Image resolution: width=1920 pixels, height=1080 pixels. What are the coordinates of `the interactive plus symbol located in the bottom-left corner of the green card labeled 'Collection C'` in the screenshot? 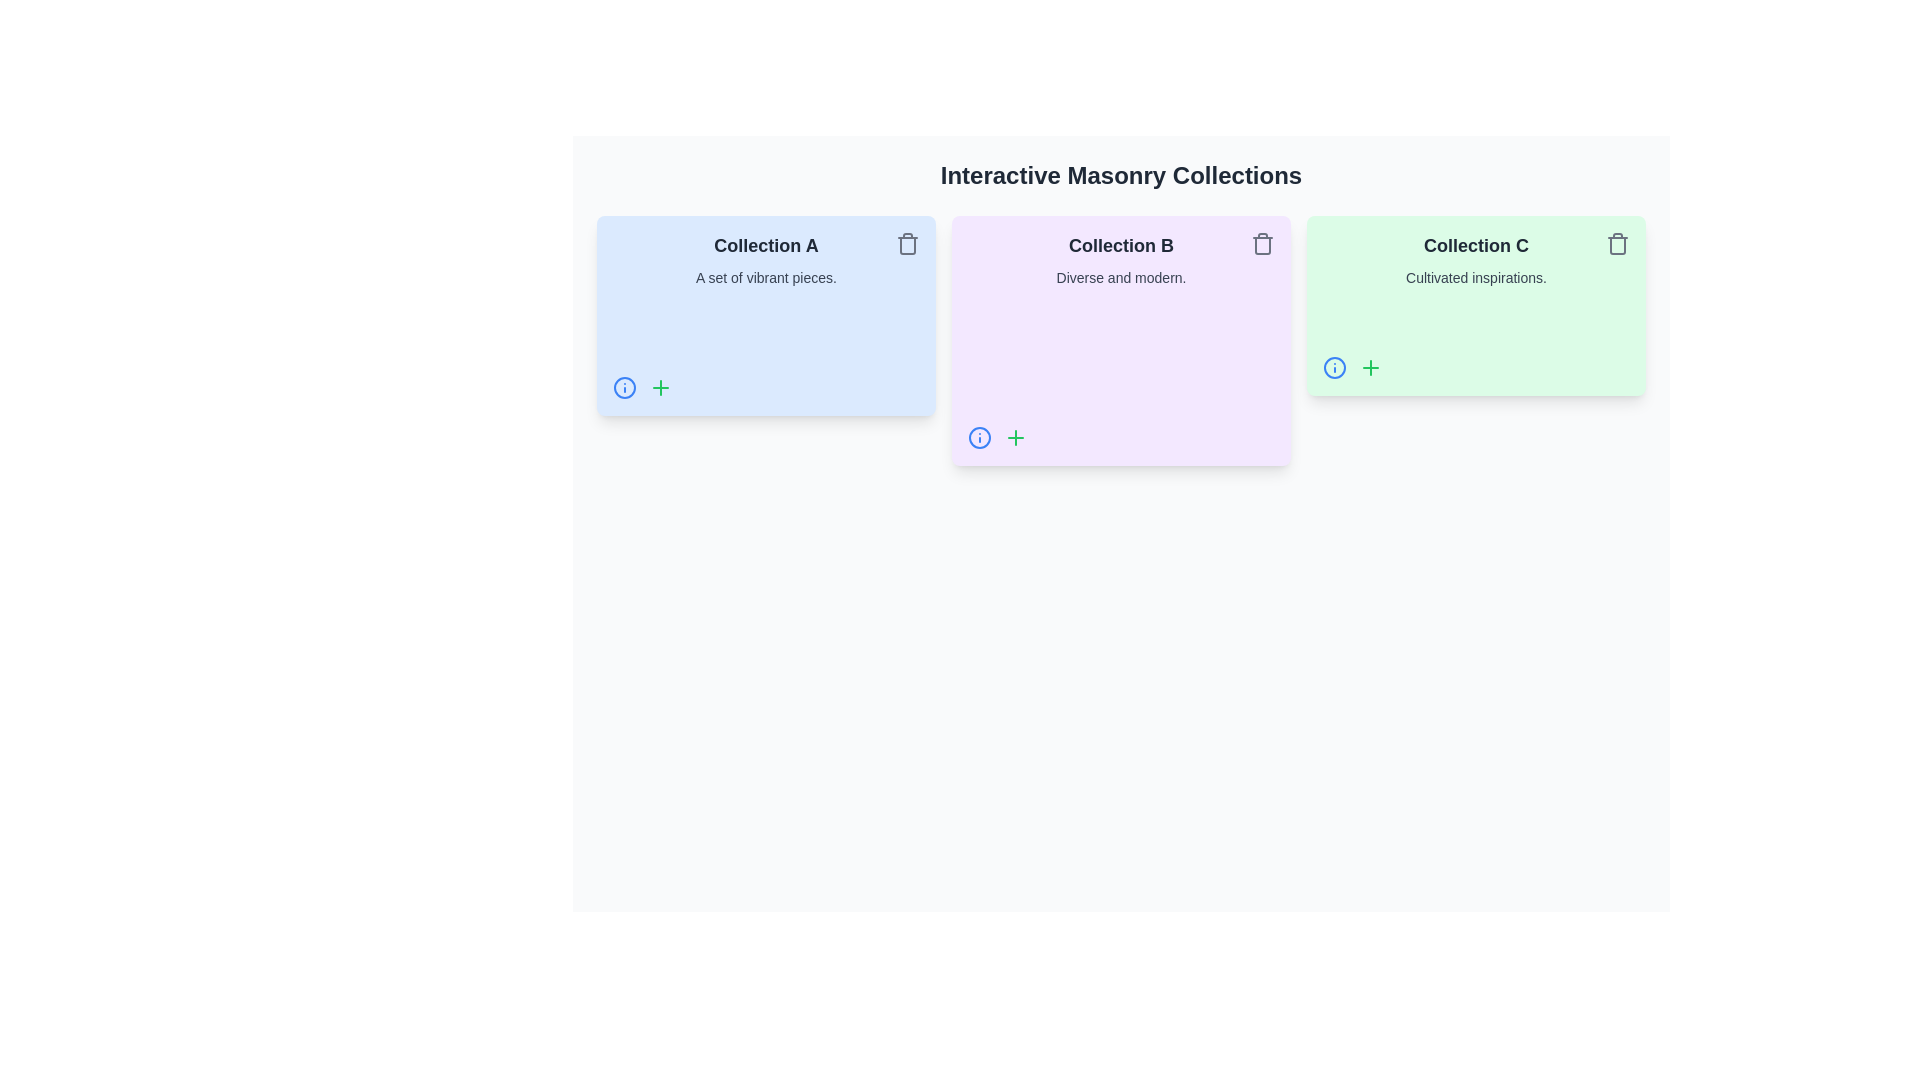 It's located at (1370, 367).